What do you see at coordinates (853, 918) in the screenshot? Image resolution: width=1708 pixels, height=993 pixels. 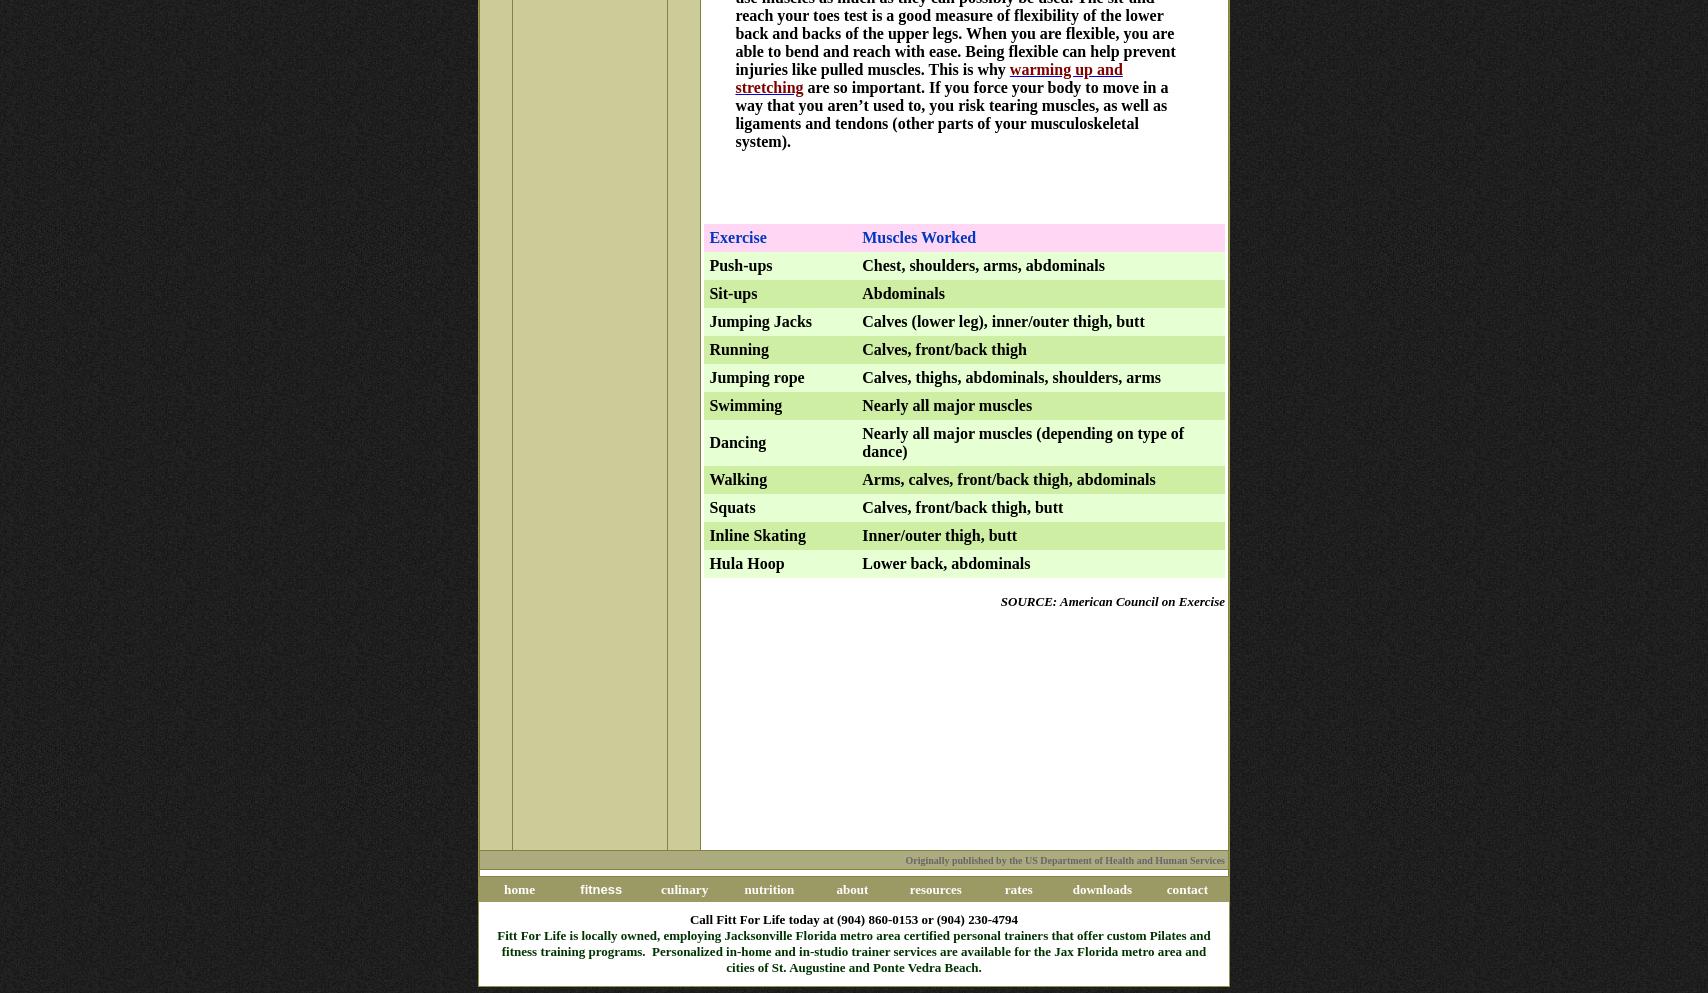 I see `'Call Fitt For Life today at (904) 860-0153 or (904) 230-4794'` at bounding box center [853, 918].